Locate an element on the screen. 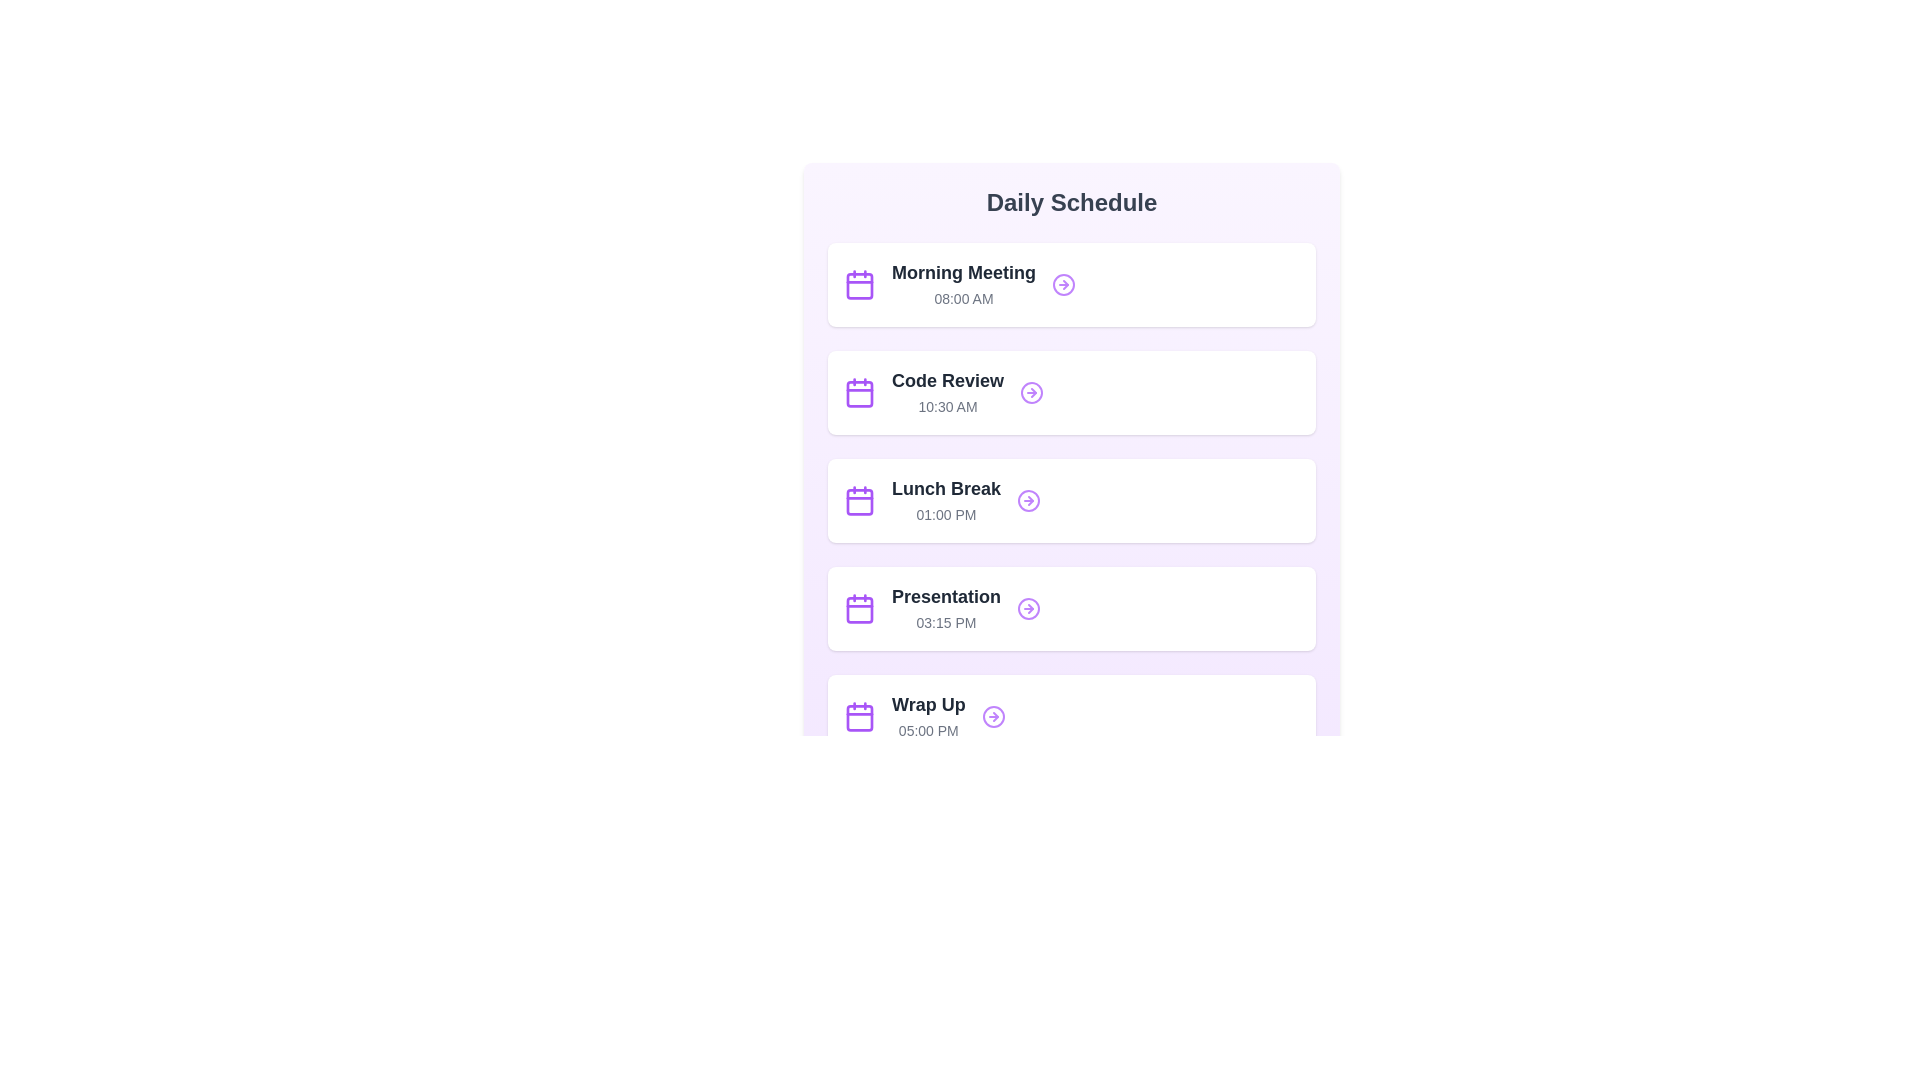 The height and width of the screenshot is (1080, 1920). the text label displaying '10:30 AM' within the 'Code Review' entry of the schedule is located at coordinates (947, 406).